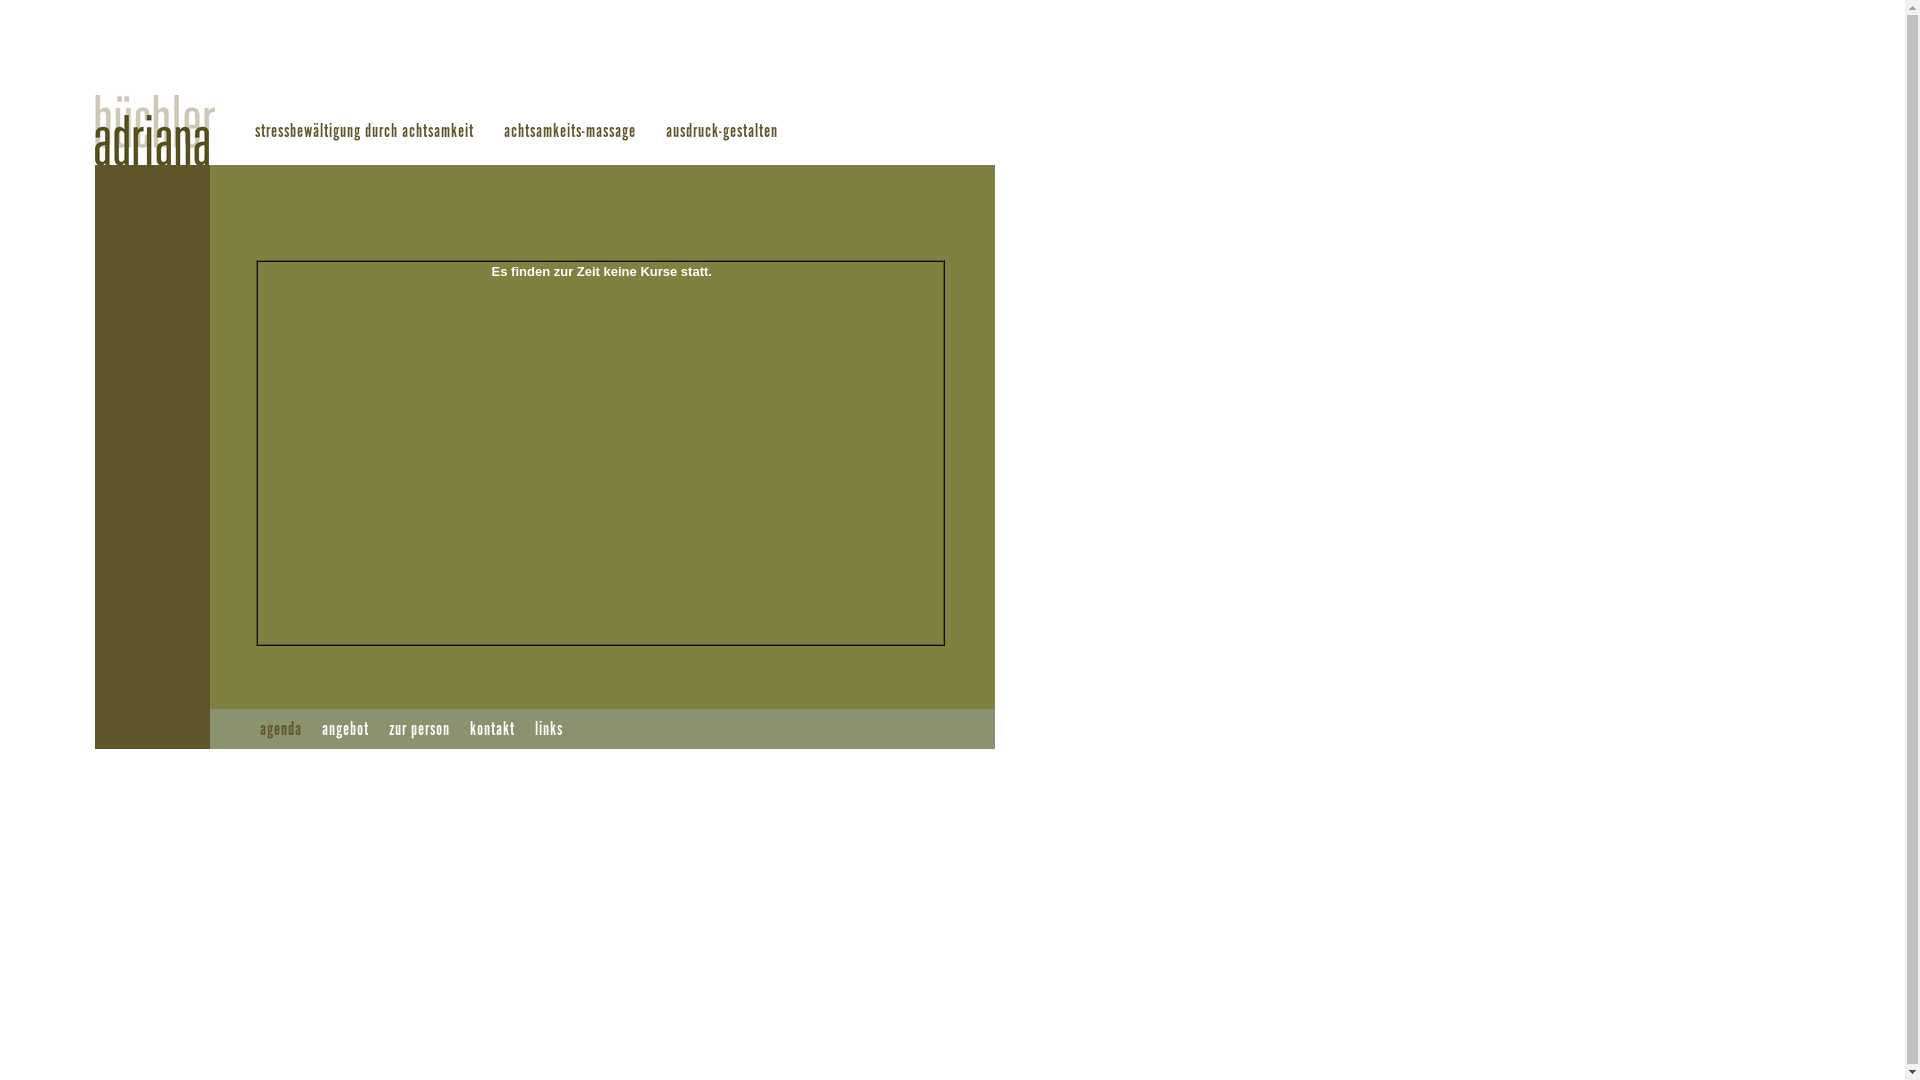  I want to click on 'ausdruck-gestalten', so click(666, 131).